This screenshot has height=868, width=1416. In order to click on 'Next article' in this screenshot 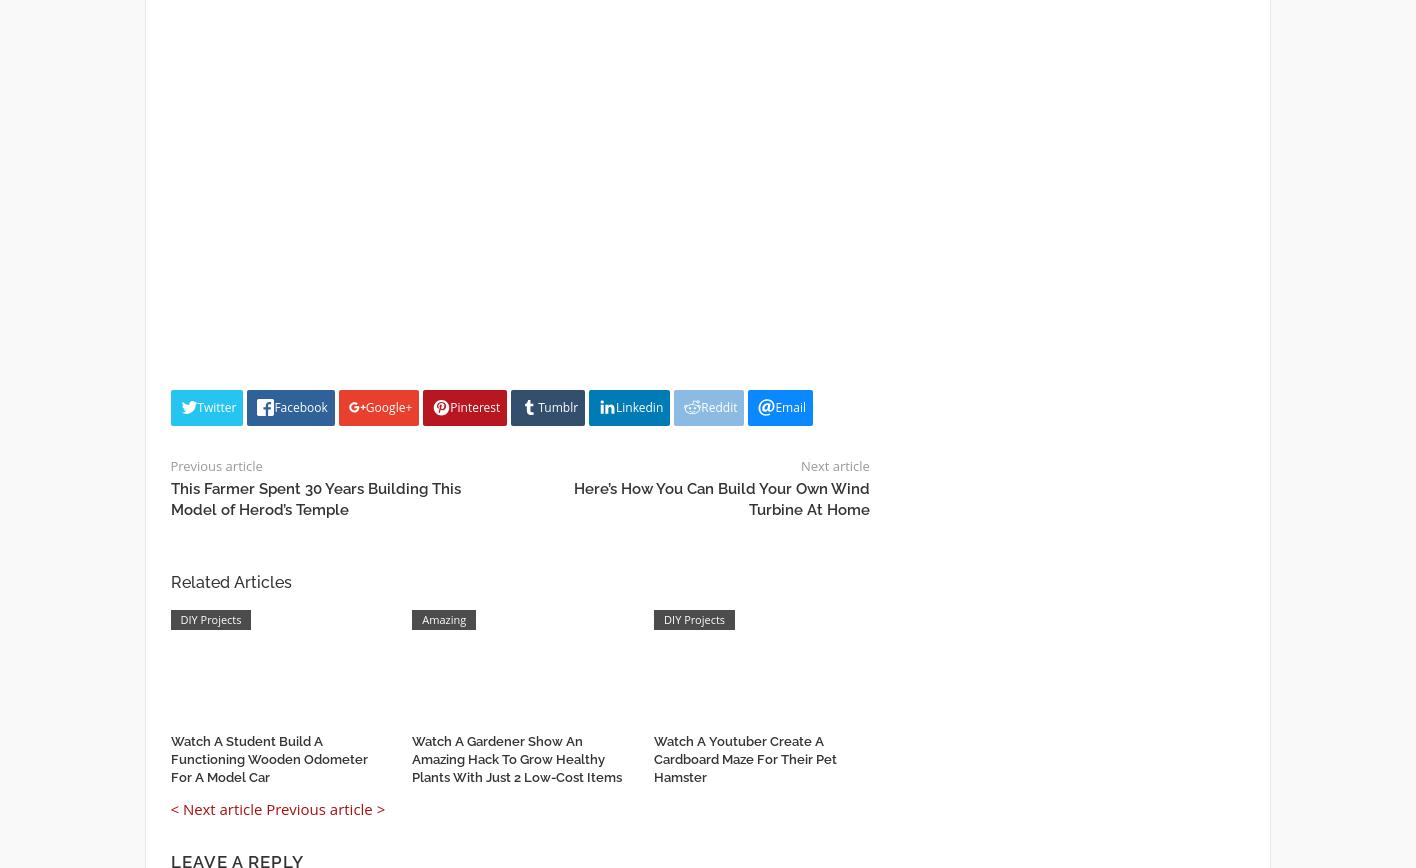, I will do `click(800, 464)`.